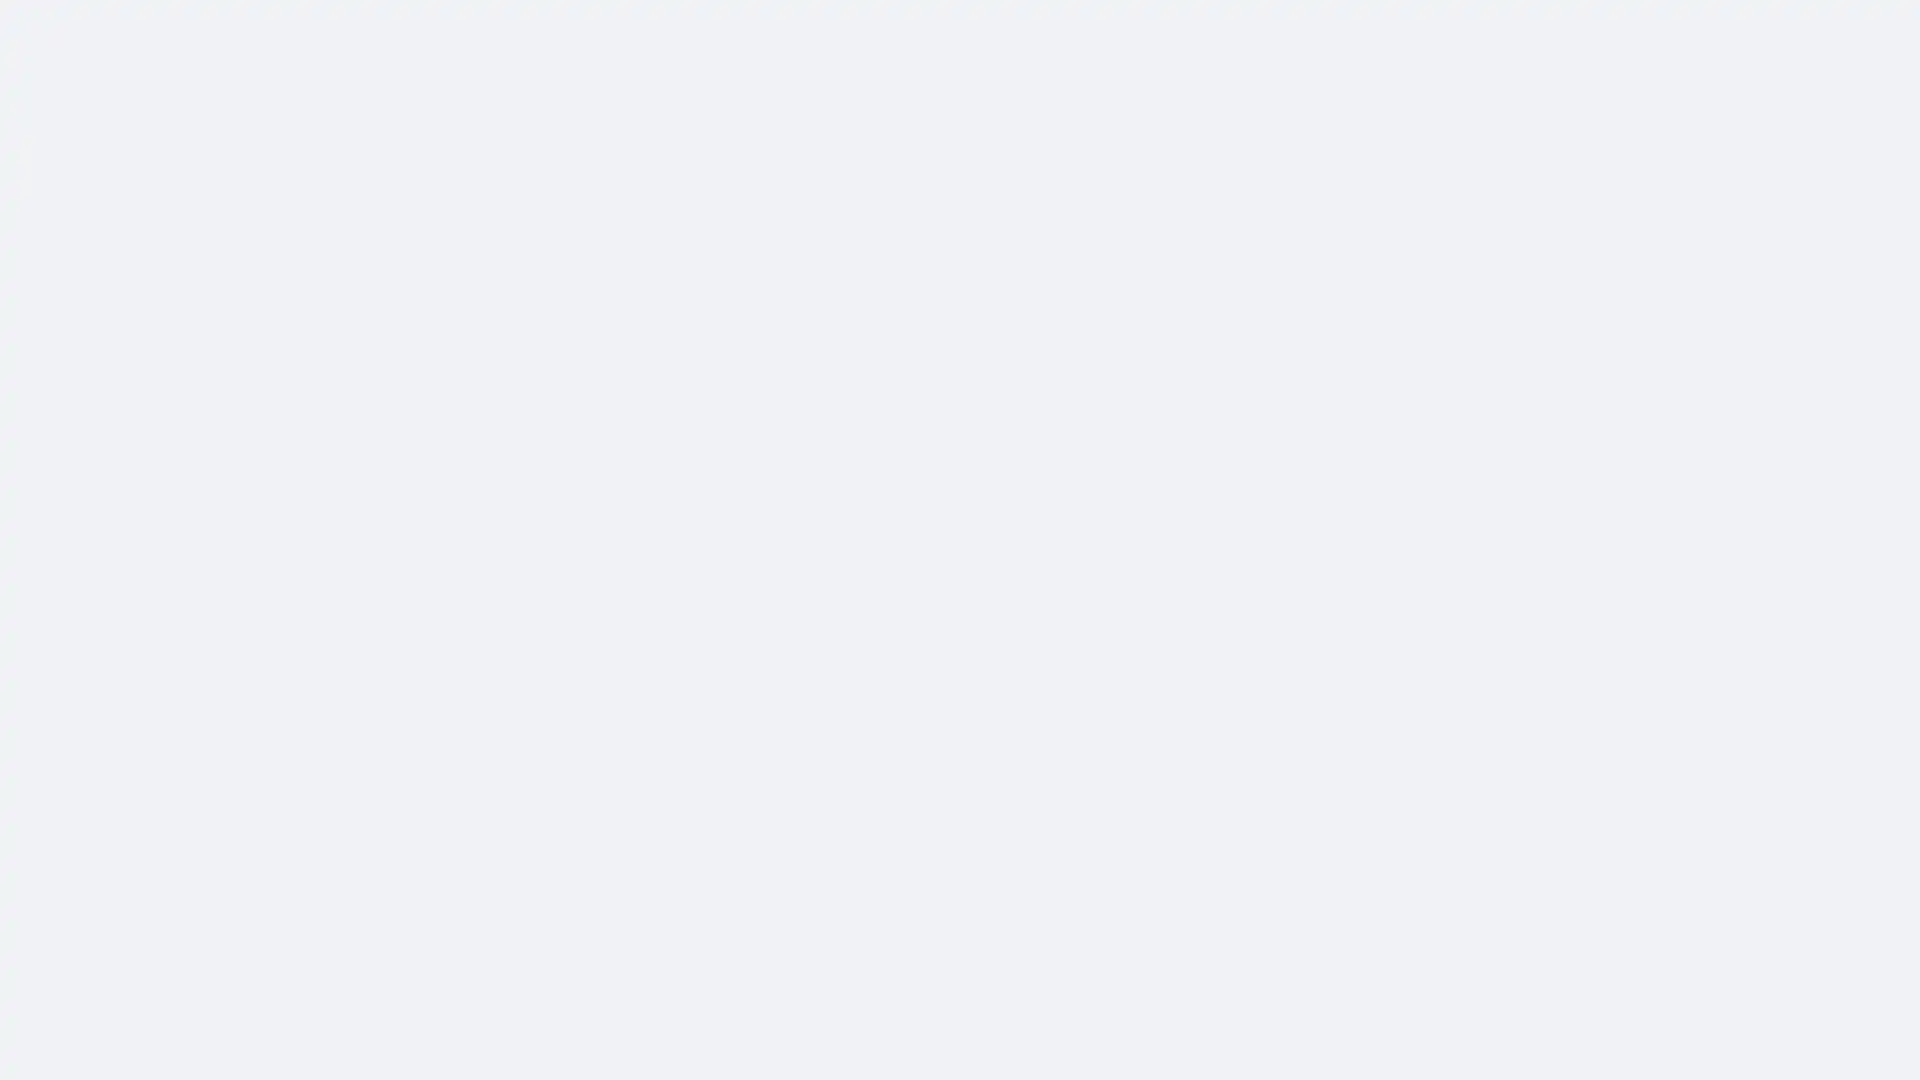  I want to click on Share, so click(1304, 523).